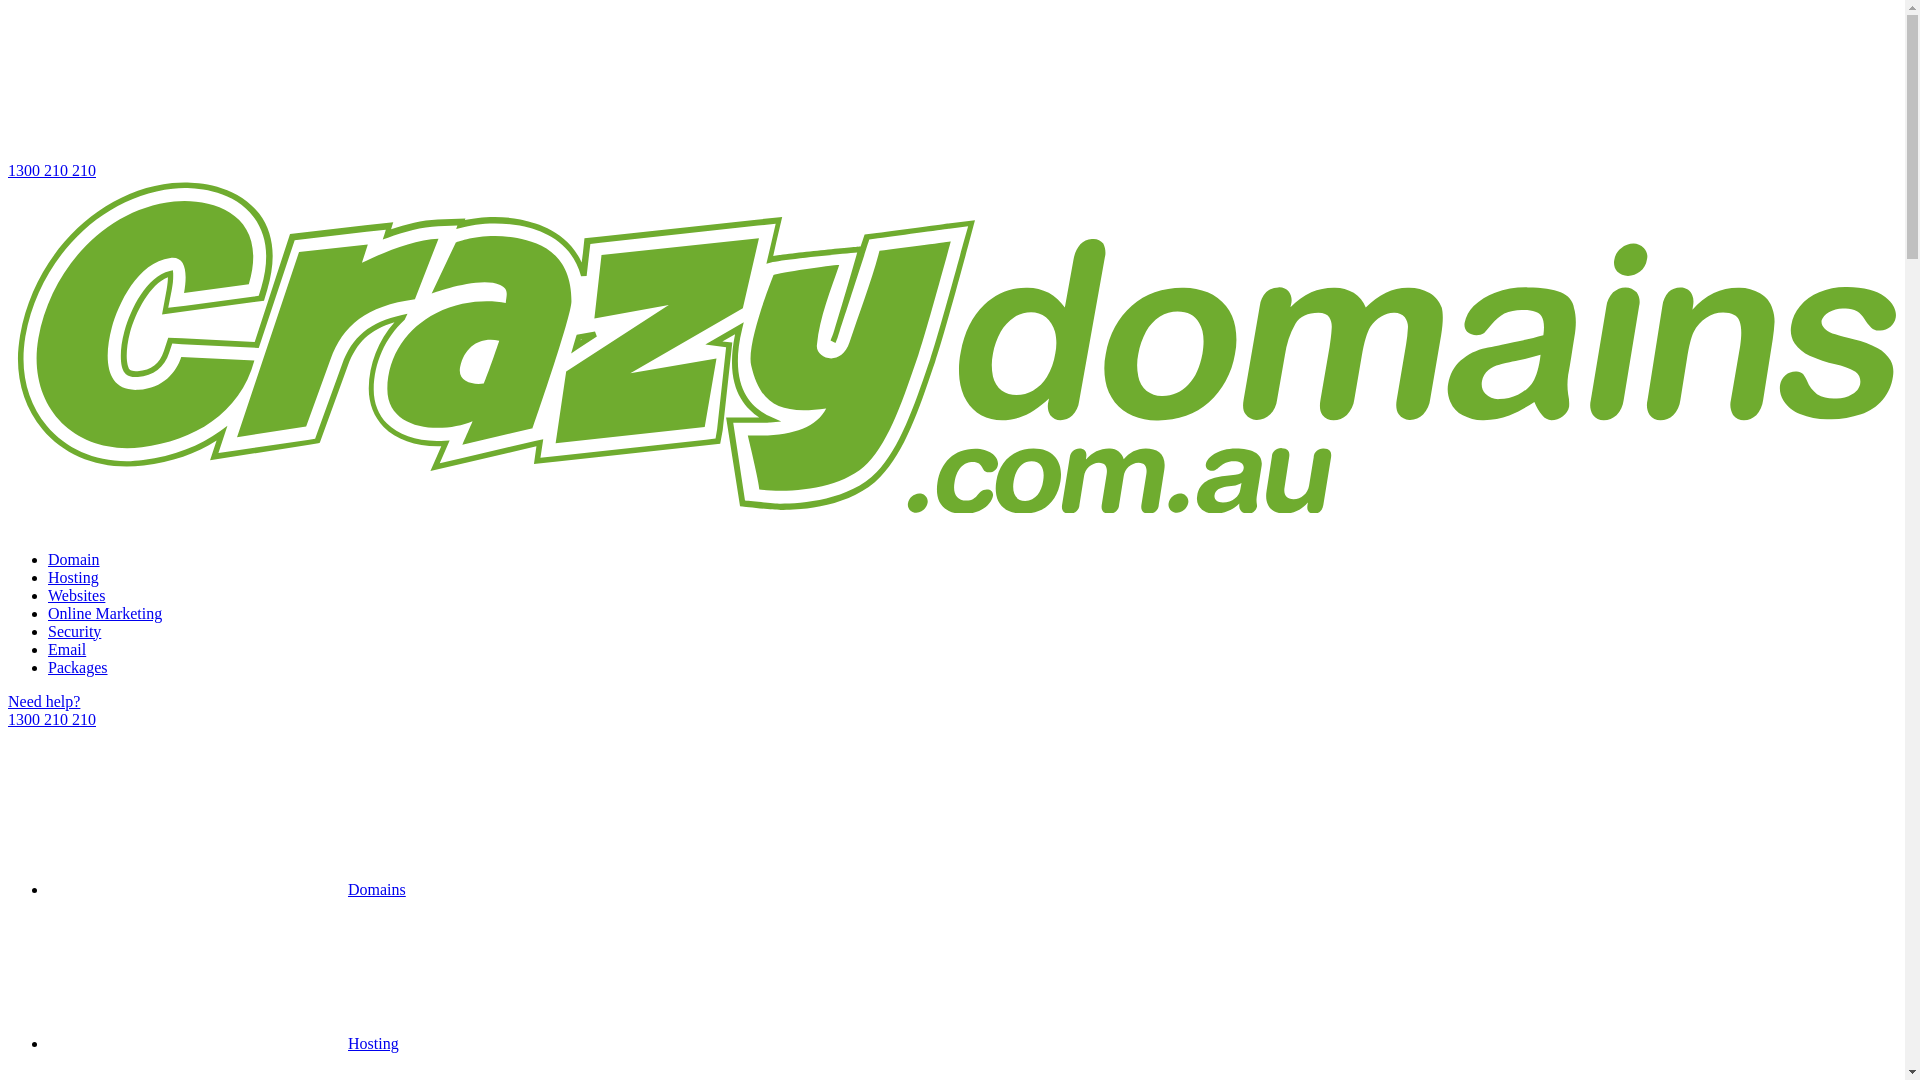  What do you see at coordinates (73, 559) in the screenshot?
I see `'Domain'` at bounding box center [73, 559].